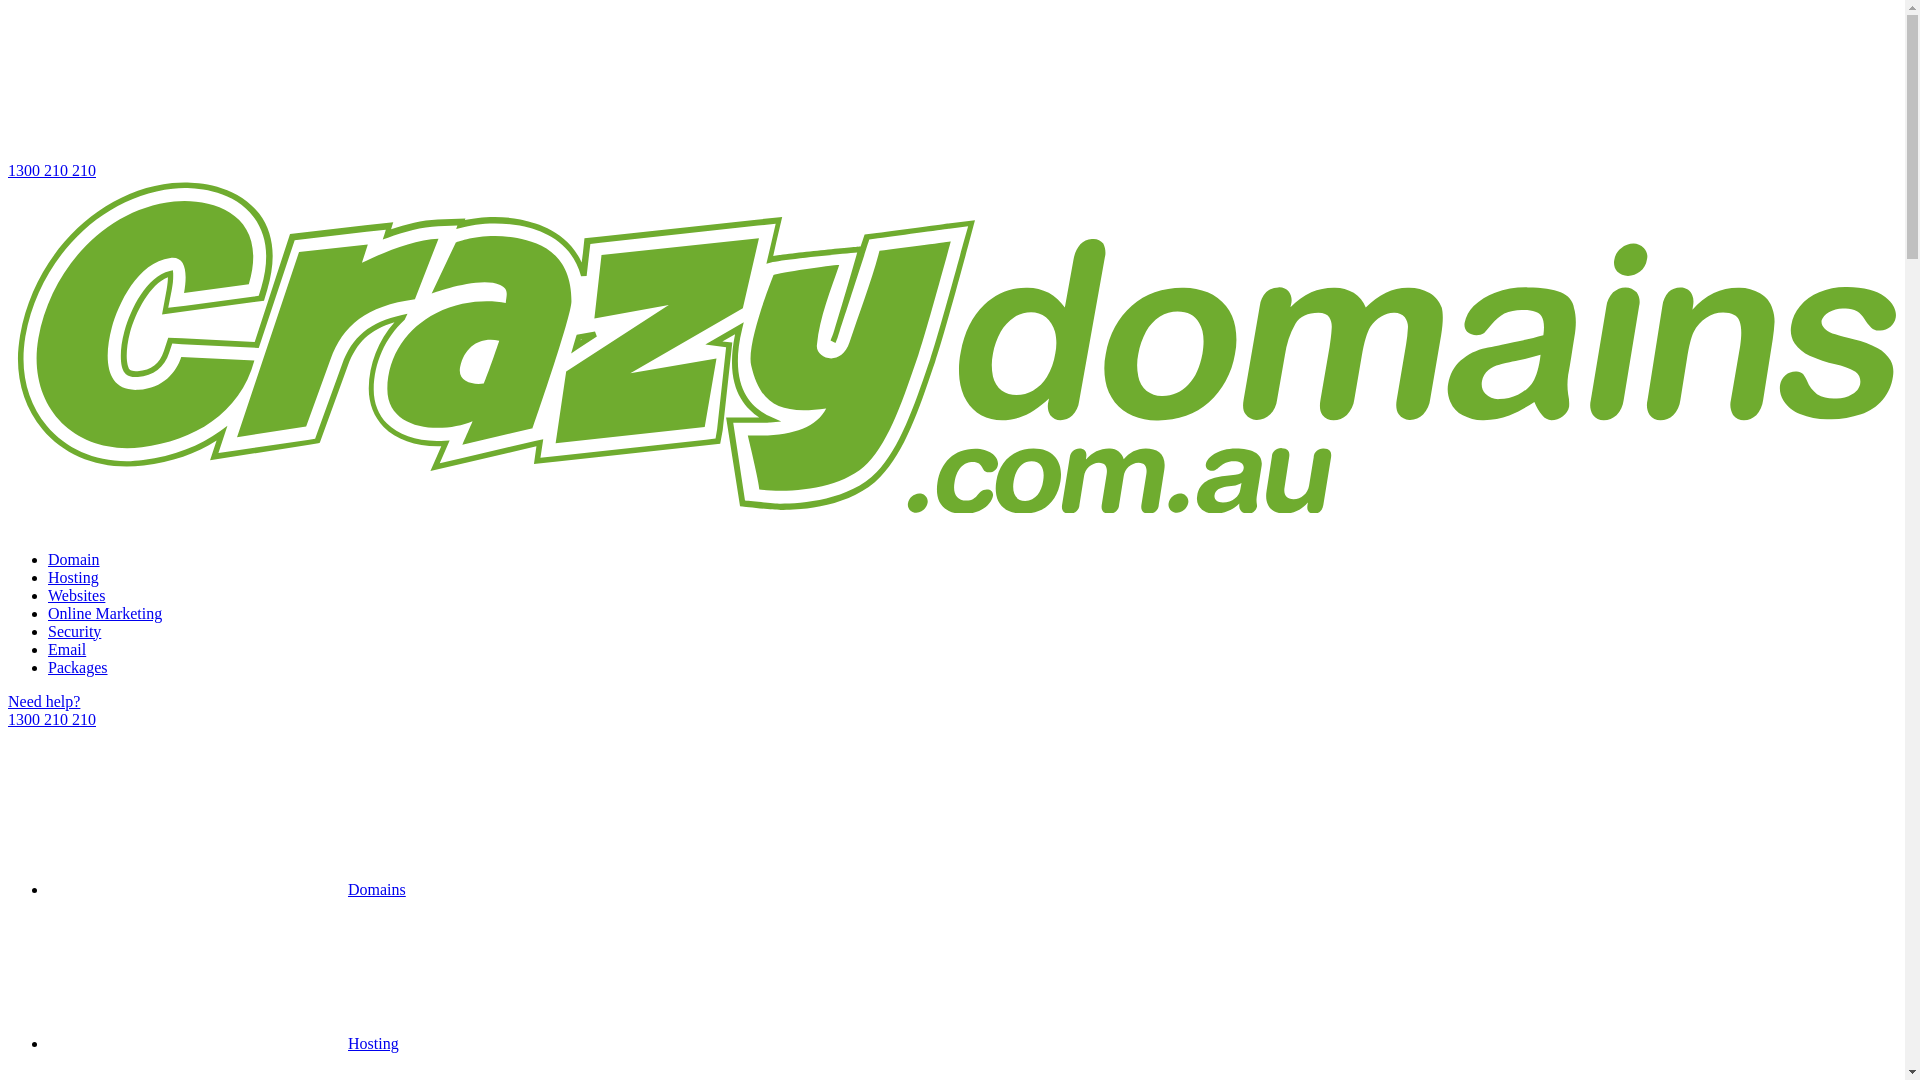  What do you see at coordinates (73, 559) in the screenshot?
I see `'Domain'` at bounding box center [73, 559].